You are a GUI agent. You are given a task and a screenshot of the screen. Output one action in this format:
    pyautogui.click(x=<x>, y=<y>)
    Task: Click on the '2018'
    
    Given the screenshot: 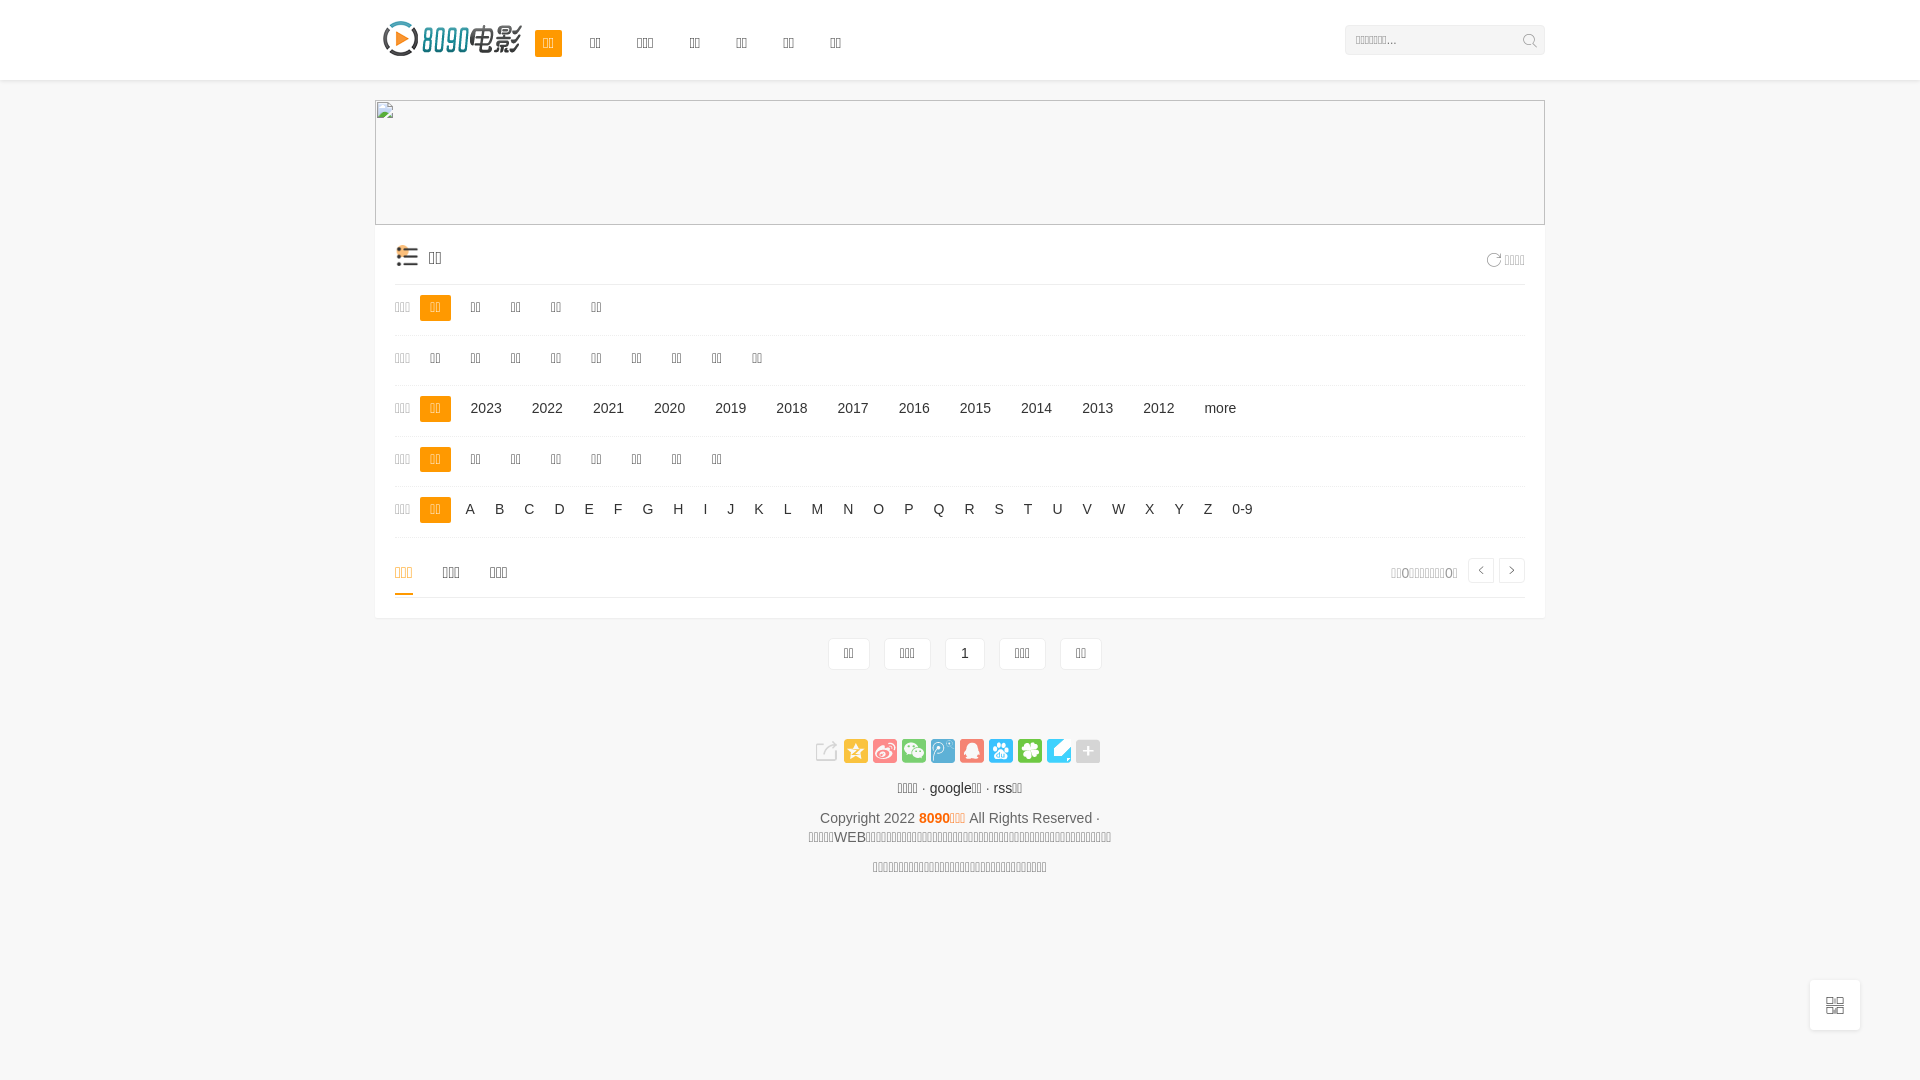 What is the action you would take?
    pyautogui.click(x=790, y=407)
    